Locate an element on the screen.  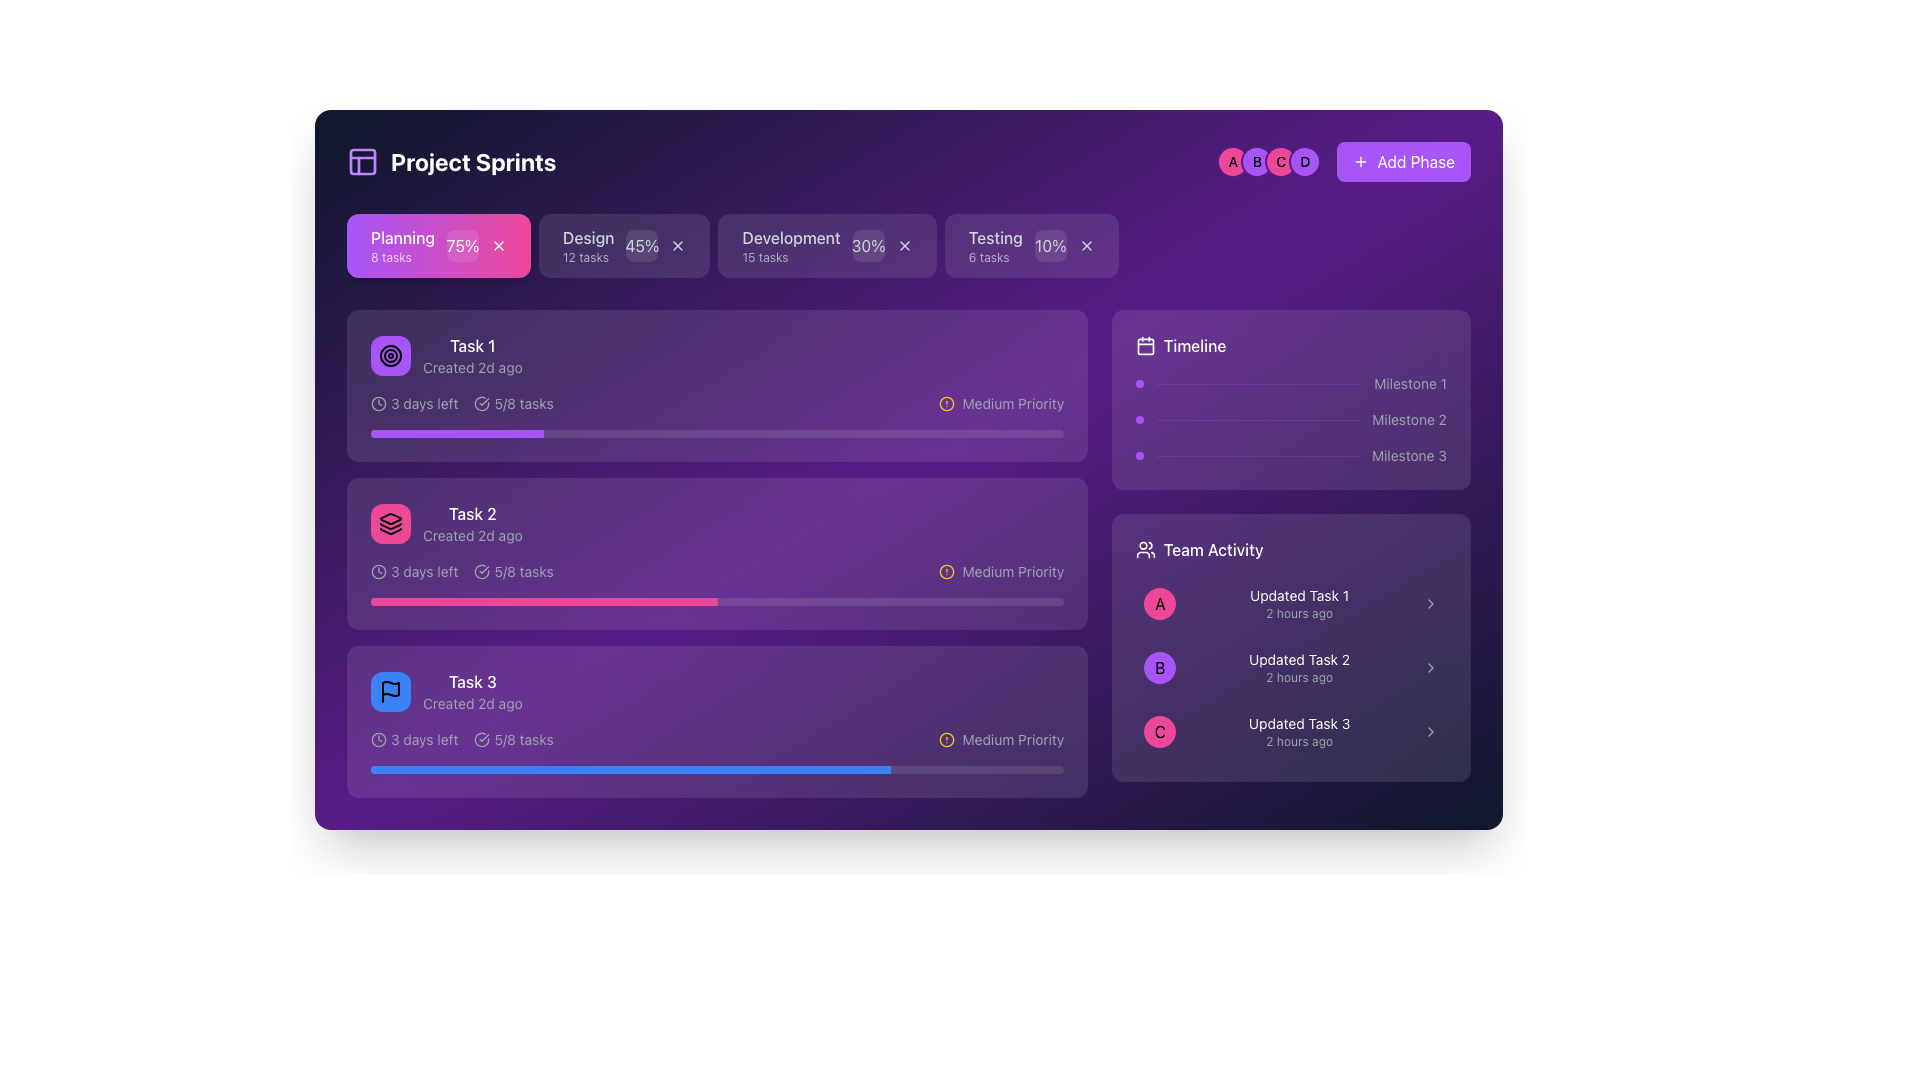
the static text element that provides information about a recently updated task, located as the third item in the 'Team Activity' section is located at coordinates (1299, 732).